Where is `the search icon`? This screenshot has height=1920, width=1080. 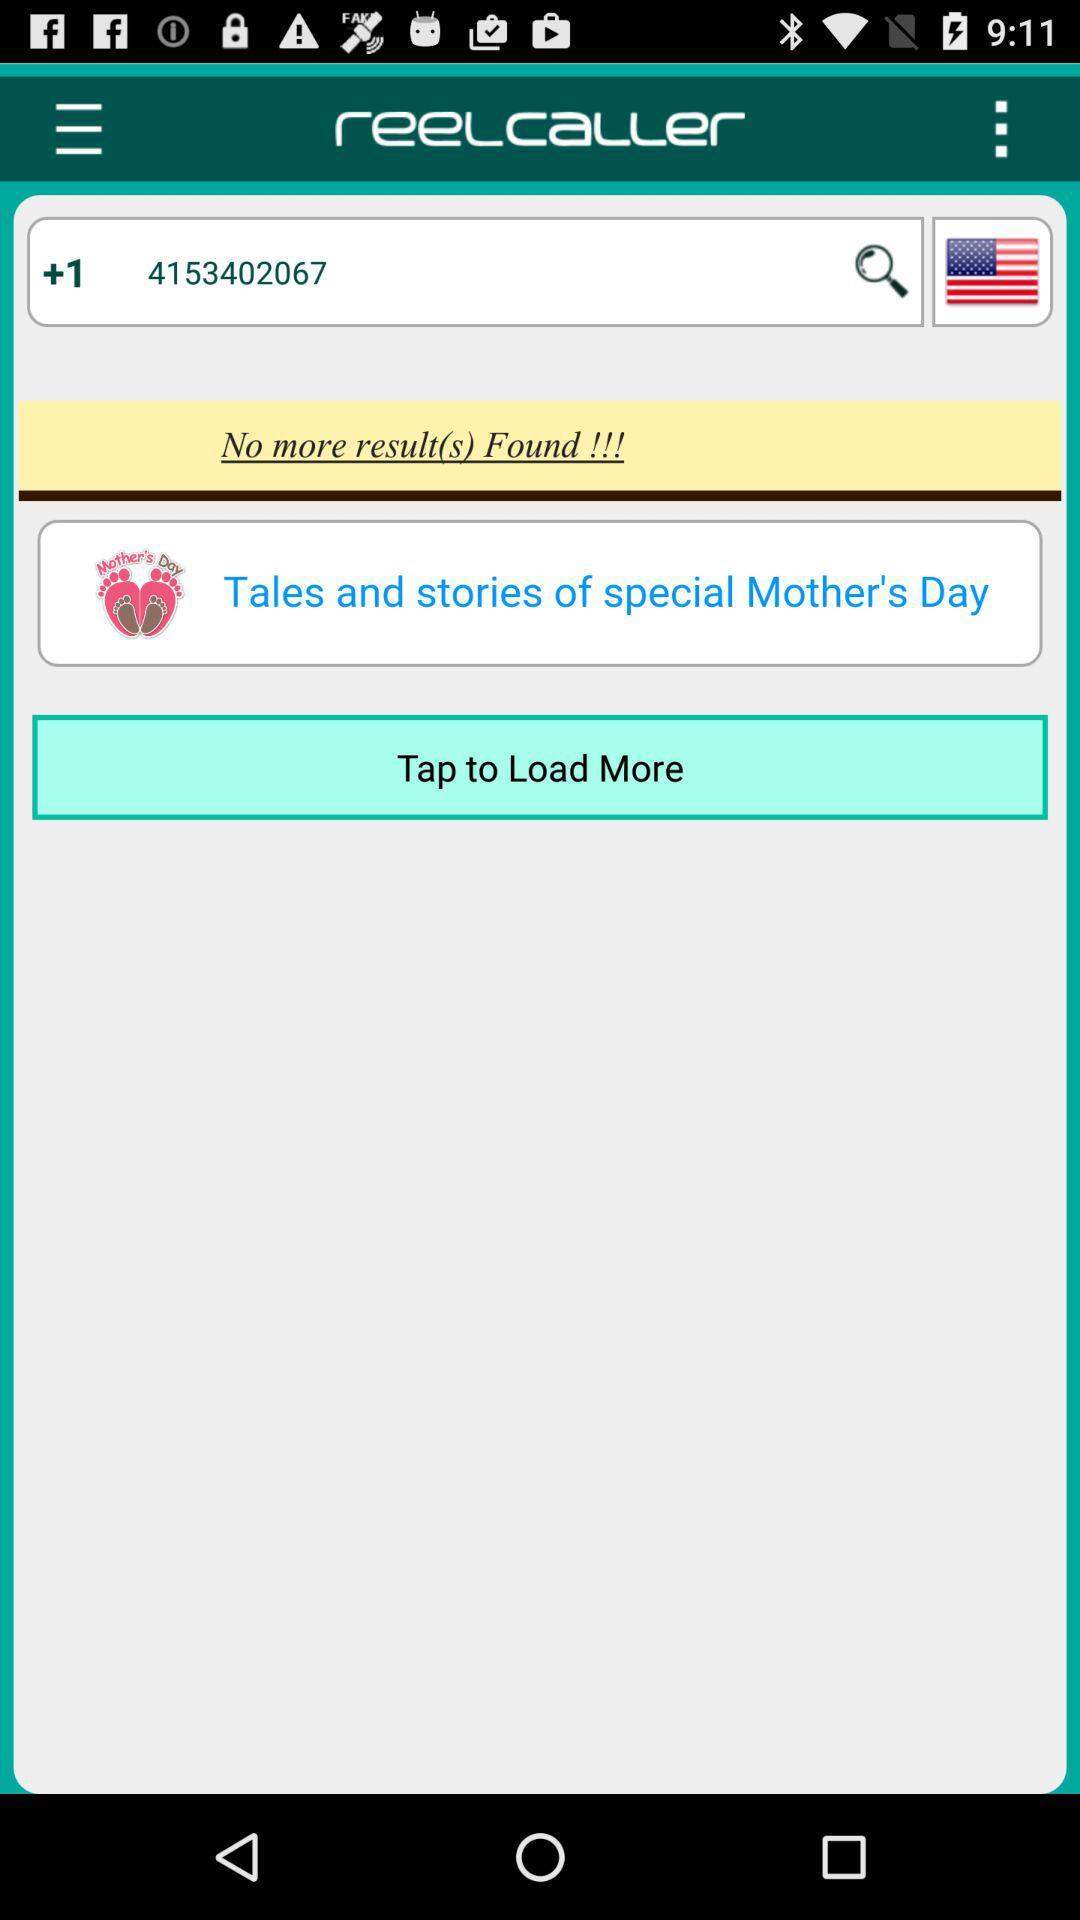 the search icon is located at coordinates (881, 289).